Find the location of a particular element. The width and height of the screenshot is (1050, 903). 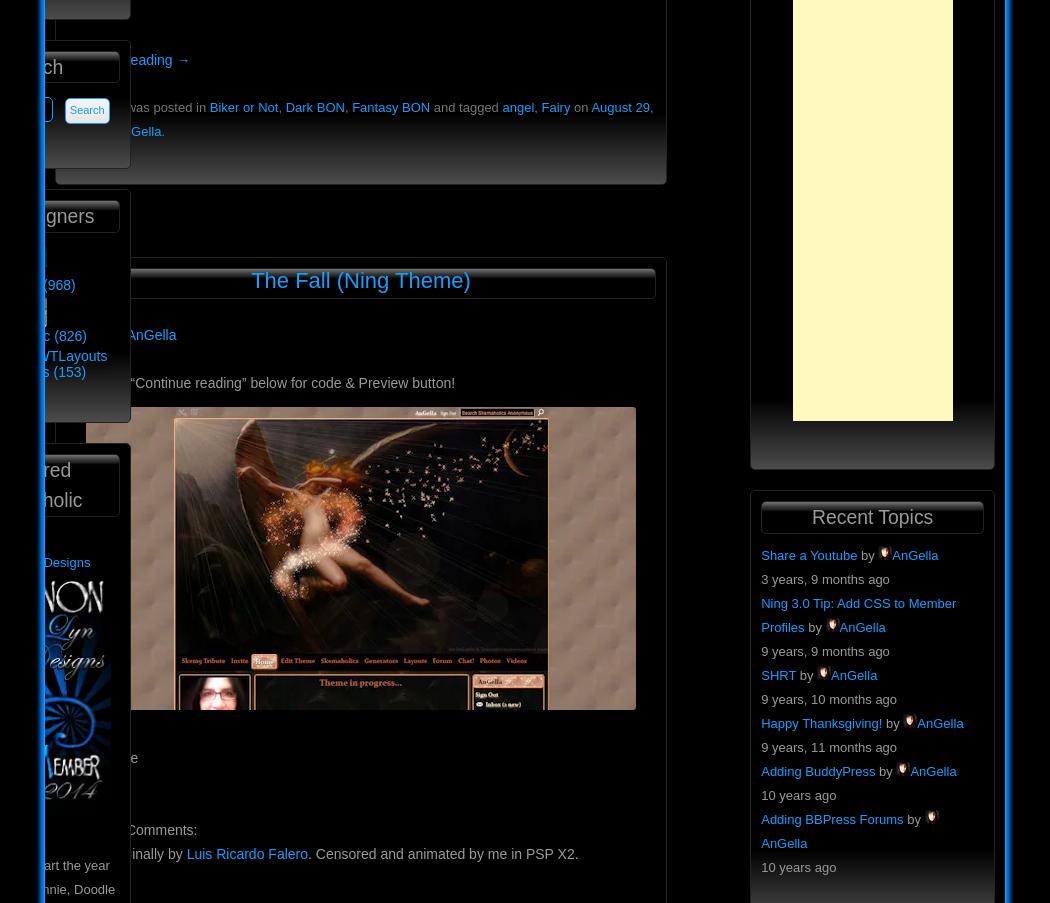

'Search' is located at coordinates (32, 66).